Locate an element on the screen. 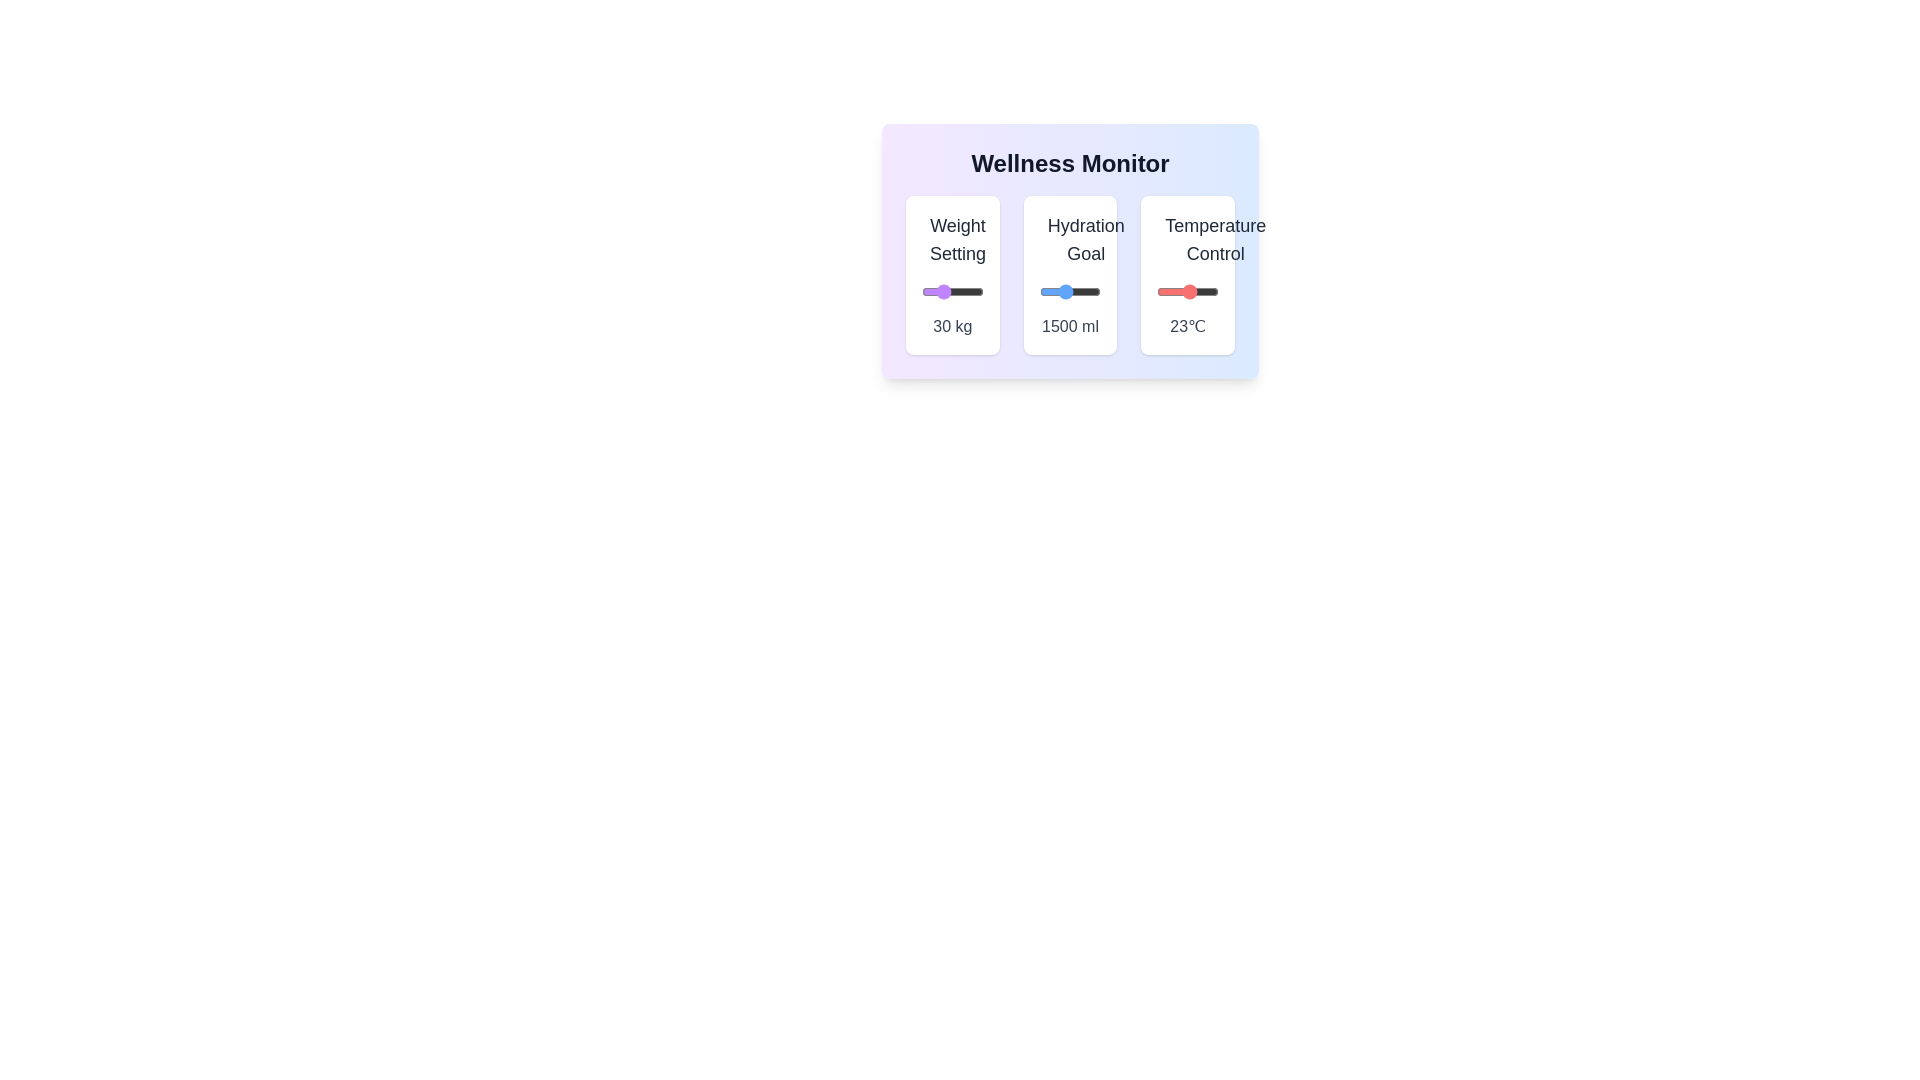 The image size is (1920, 1080). the vibrant iconographic symbol in the Weight Setting section of the Wellness Monitor panel is located at coordinates (937, 243).